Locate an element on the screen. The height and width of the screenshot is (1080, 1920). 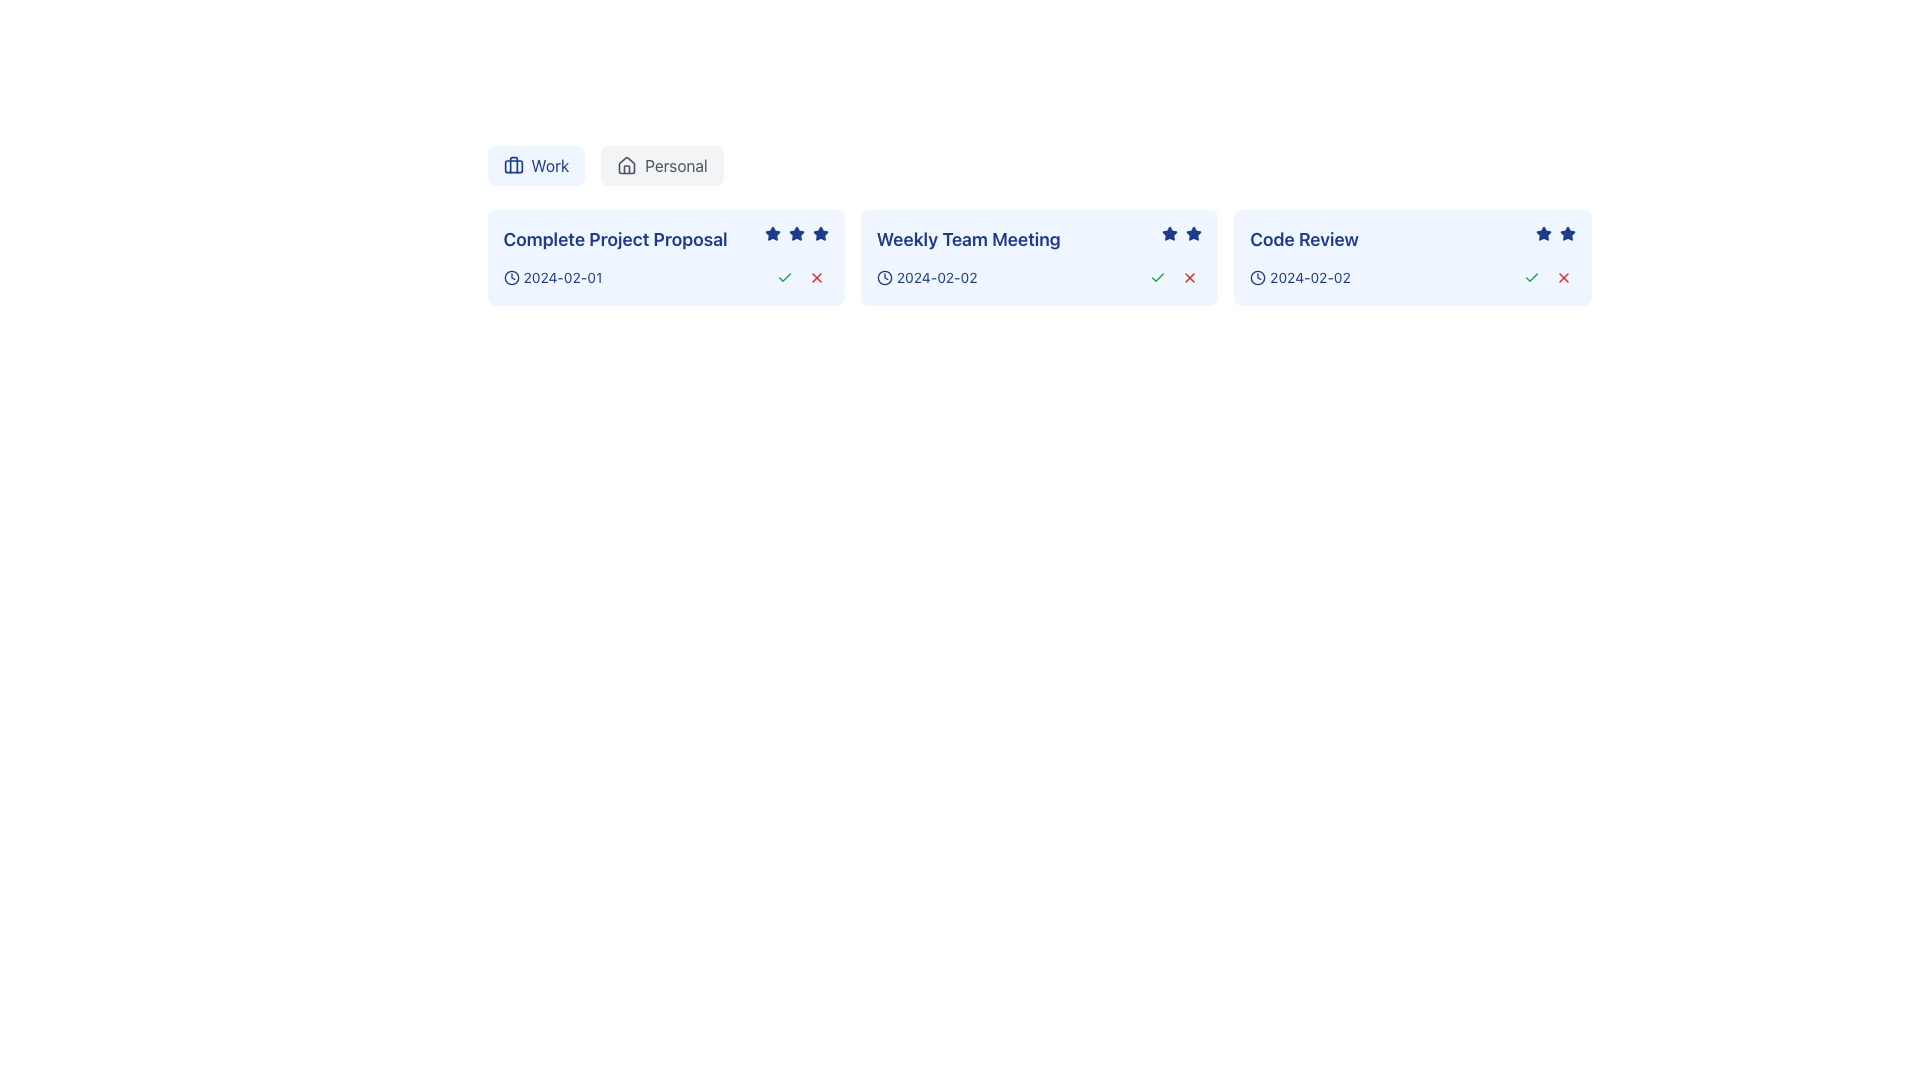
the circular frame of the clock icon representing time in the 'Weekly Team Meeting' card, located in the second column of cards is located at coordinates (883, 277).